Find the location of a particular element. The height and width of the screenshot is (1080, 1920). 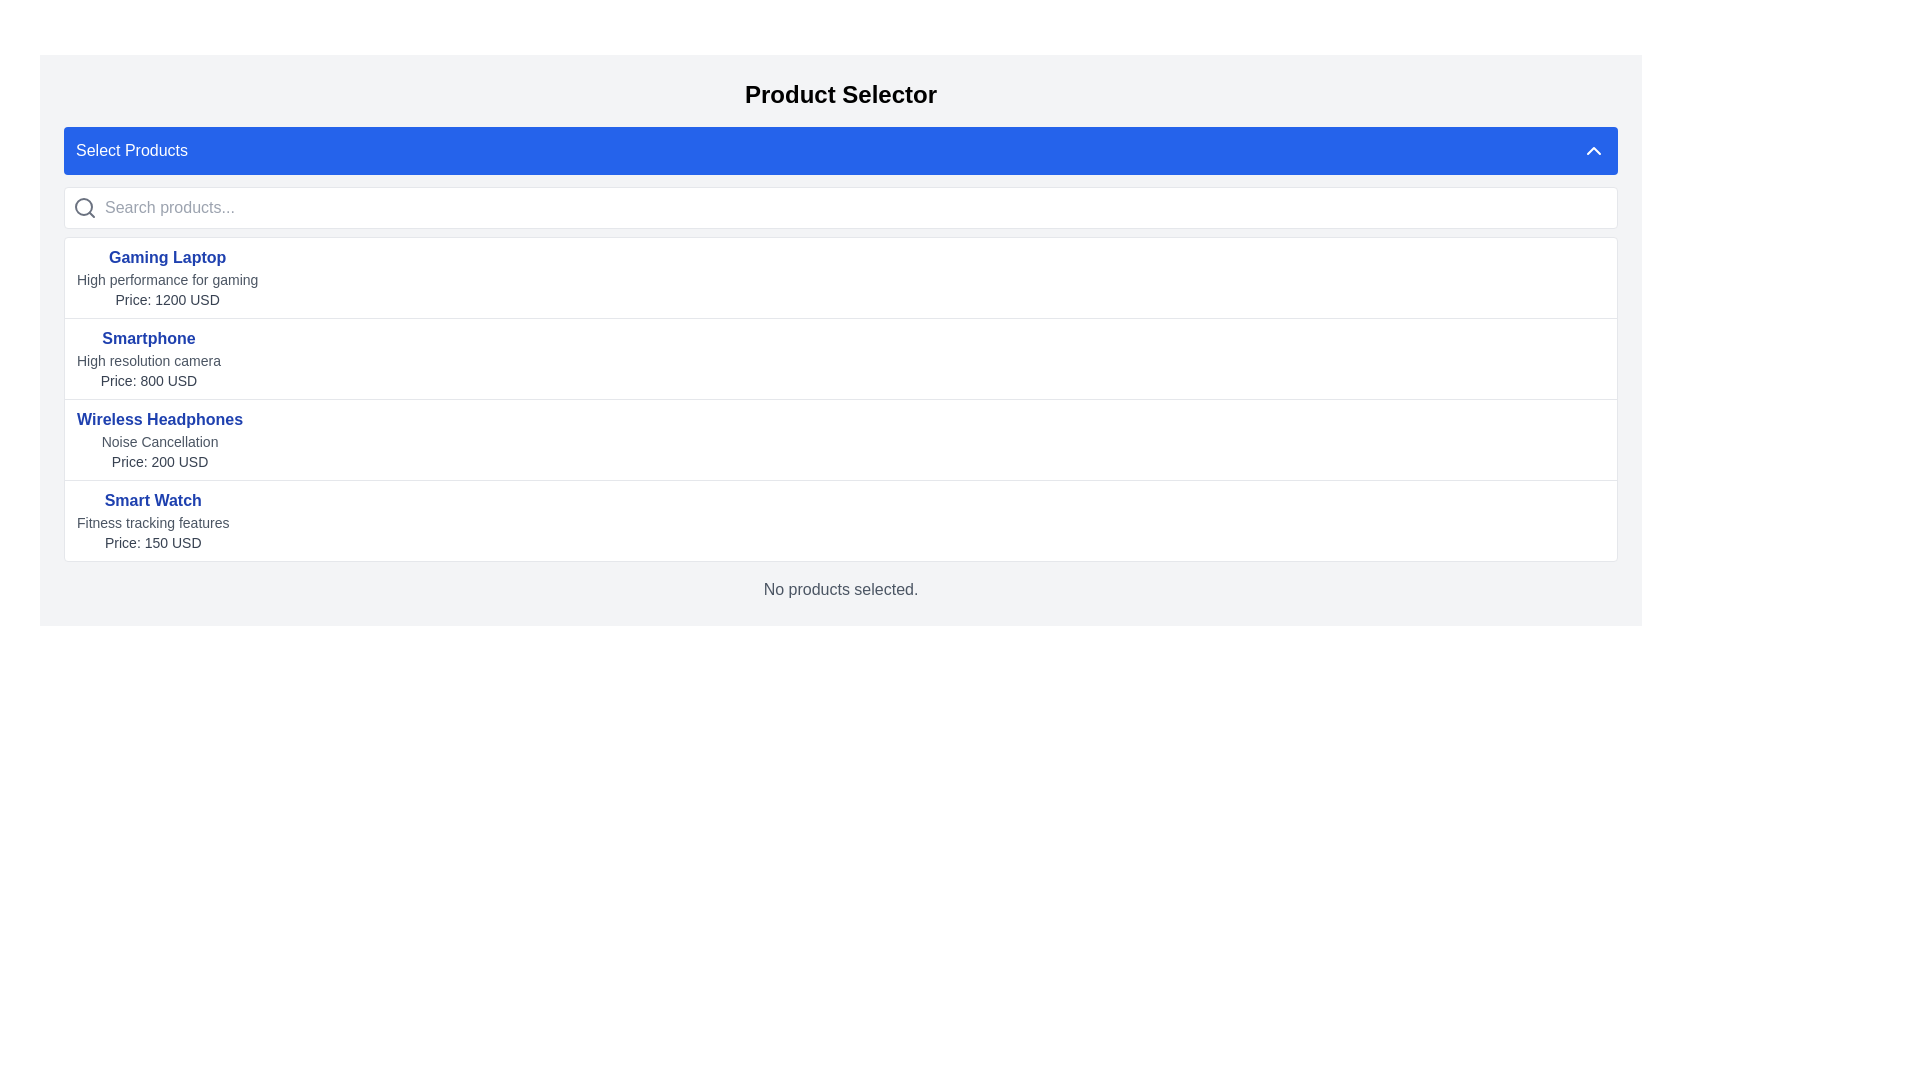

the first list item titled 'Gaming Laptop' in bold blue font is located at coordinates (840, 277).